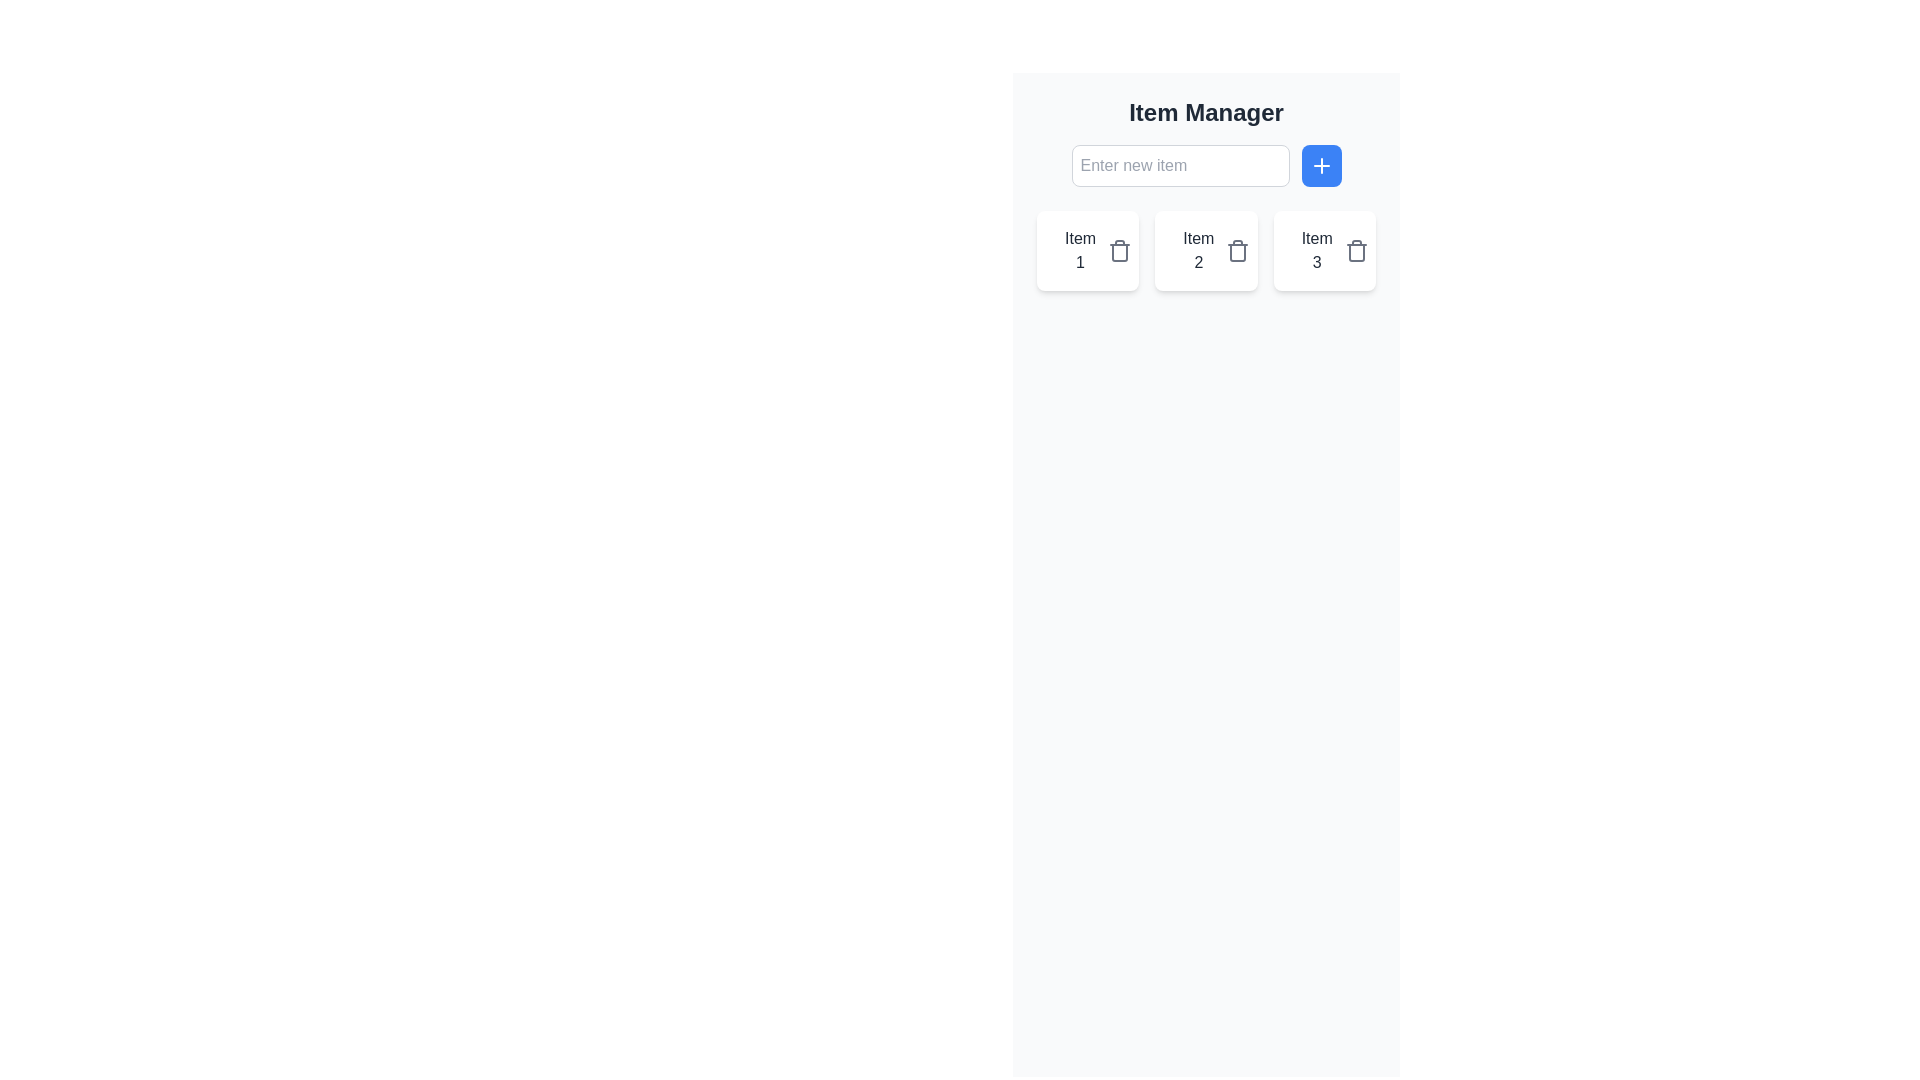  I want to click on the primary text label for the first item in the list, located within the first card, to the right of a small yellow icon and to the left of a small trash can icon, so click(1079, 249).